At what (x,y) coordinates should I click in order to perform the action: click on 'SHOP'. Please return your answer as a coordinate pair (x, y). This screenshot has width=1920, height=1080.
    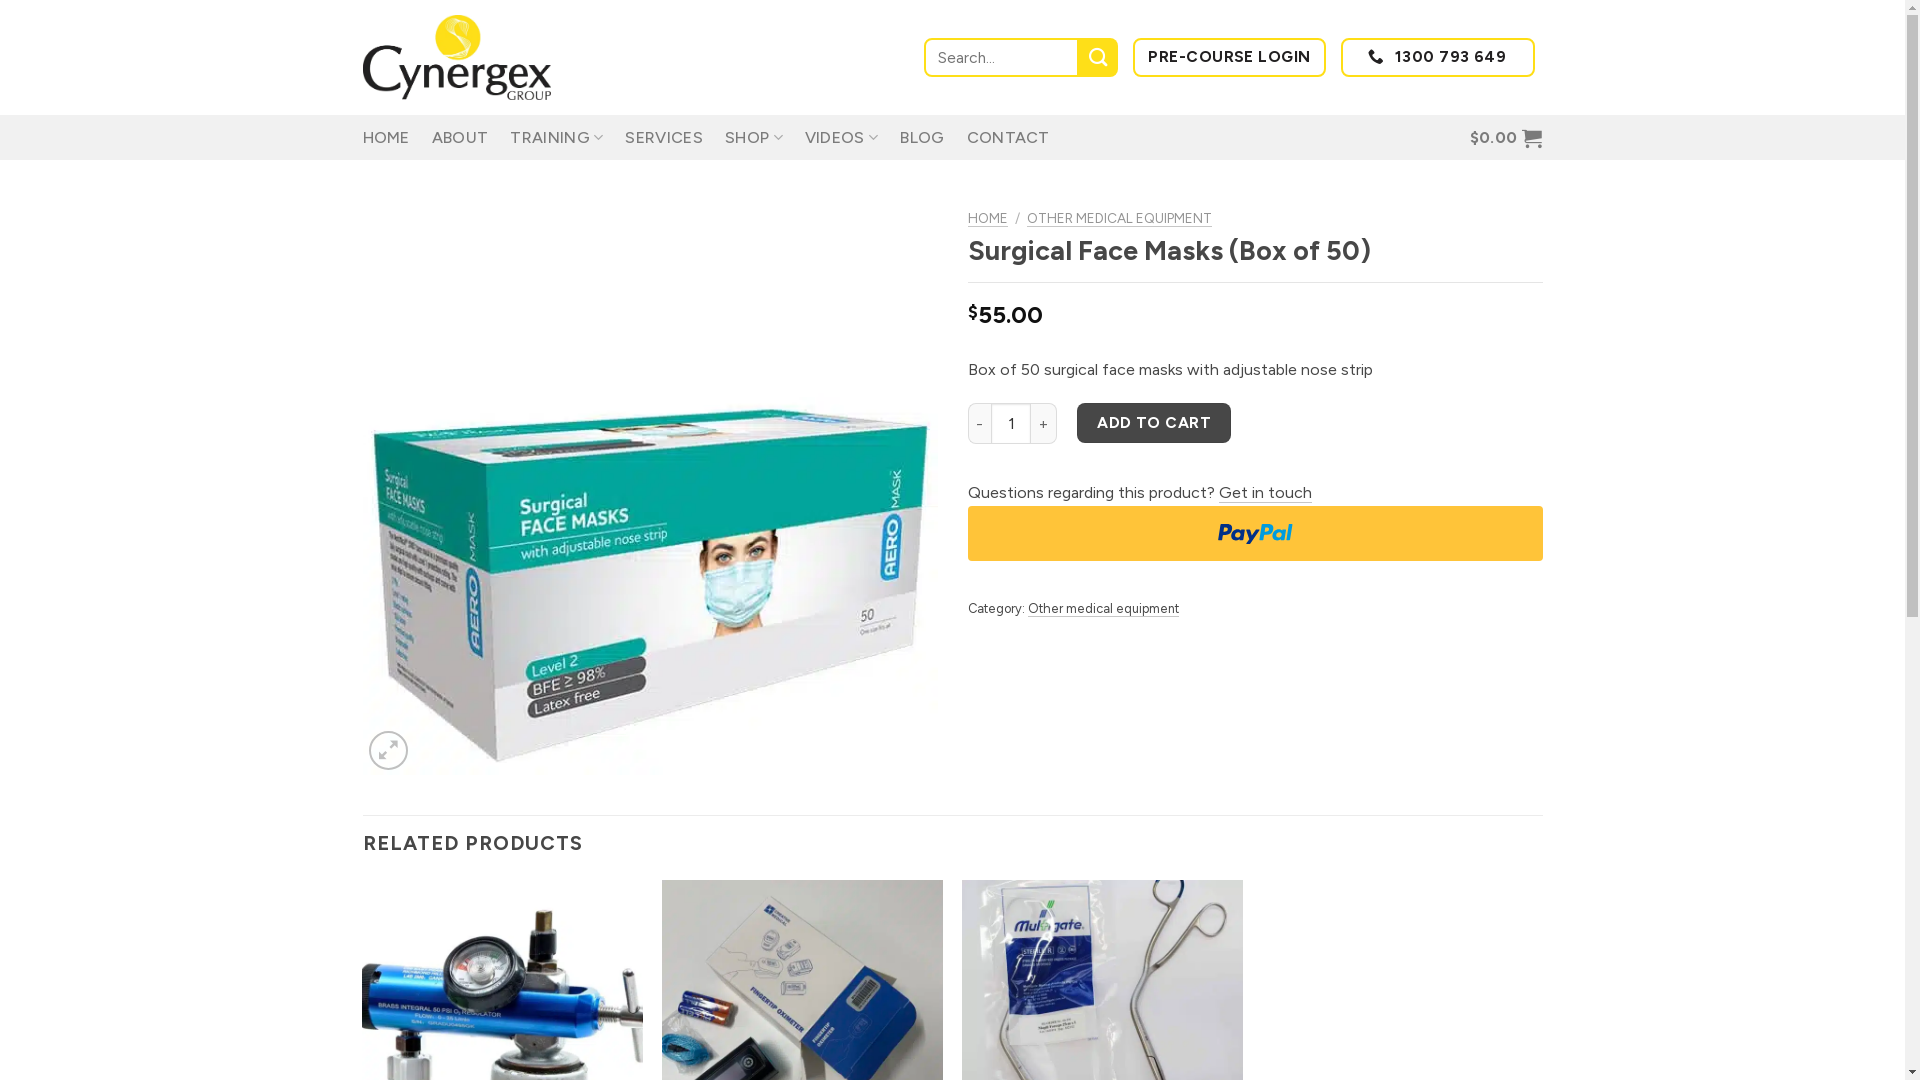
    Looking at the image, I should click on (723, 136).